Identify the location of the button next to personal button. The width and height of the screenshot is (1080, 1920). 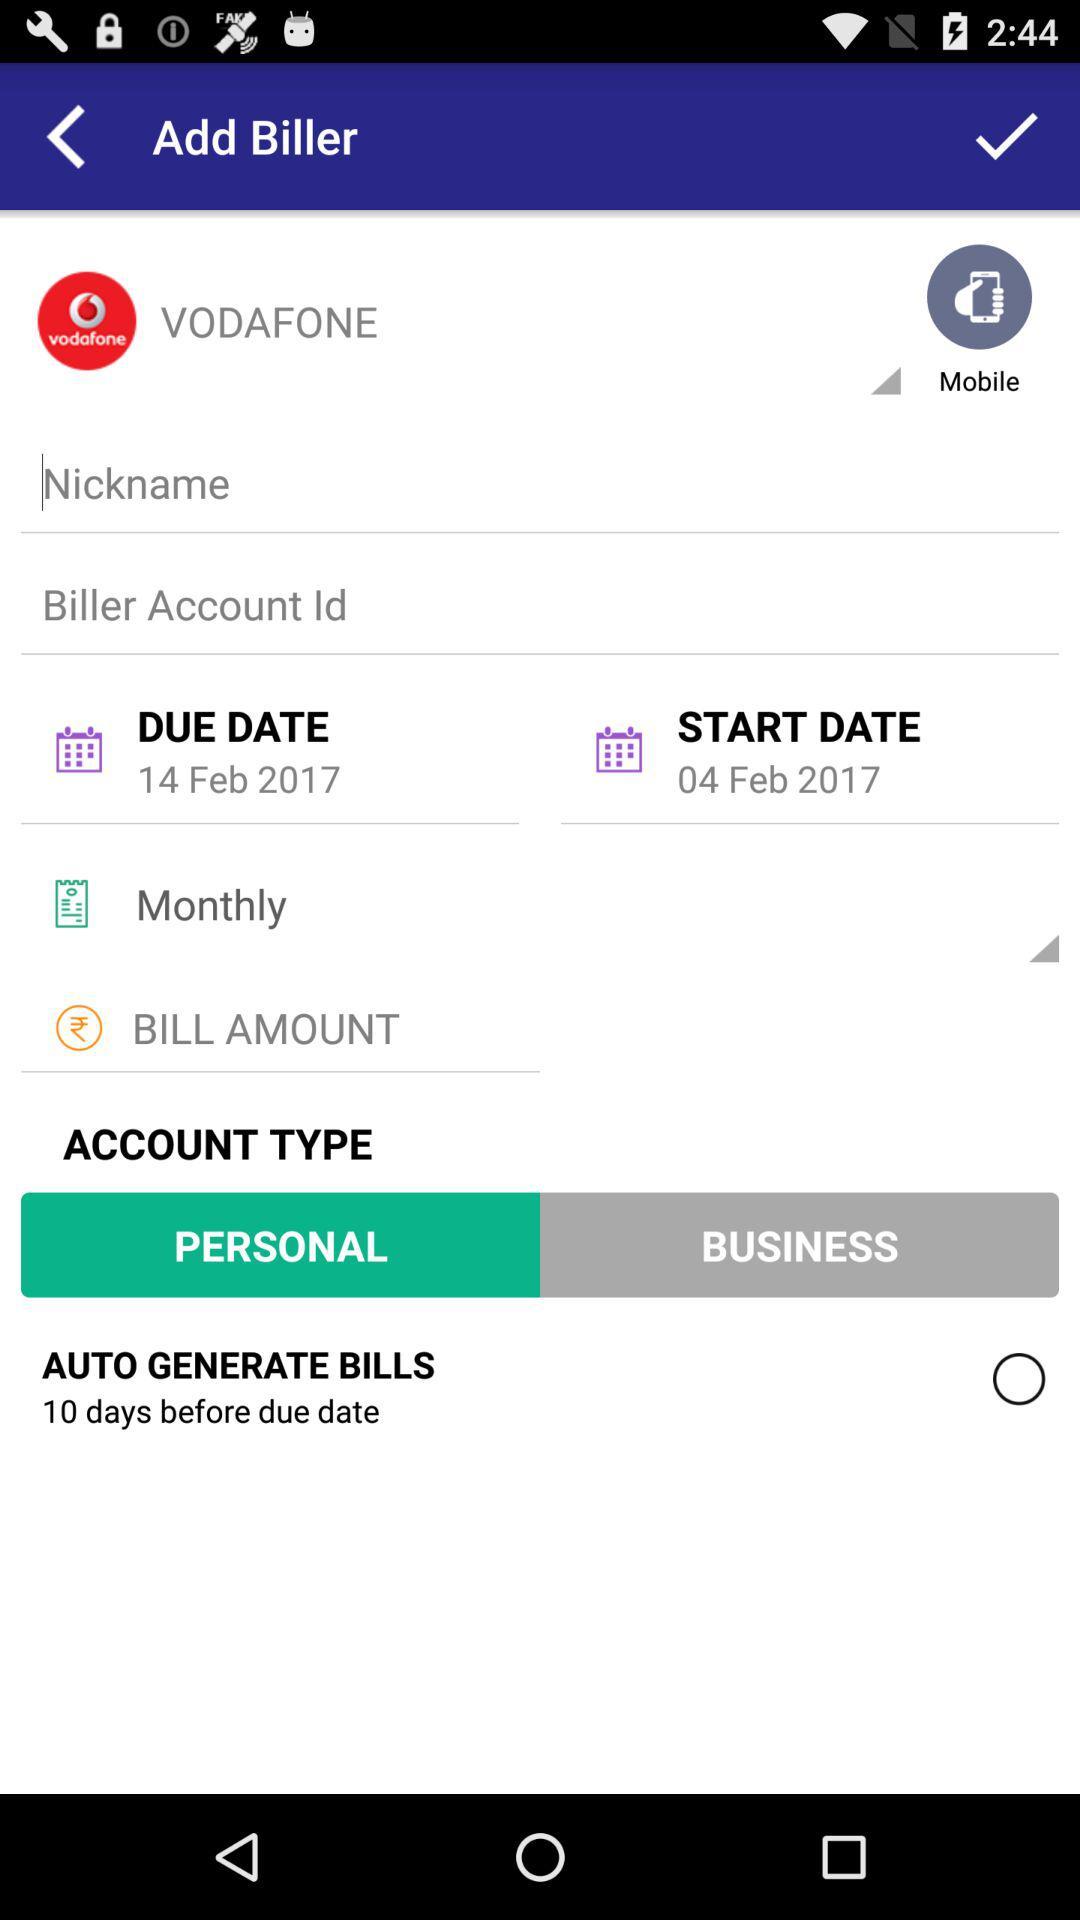
(798, 1243).